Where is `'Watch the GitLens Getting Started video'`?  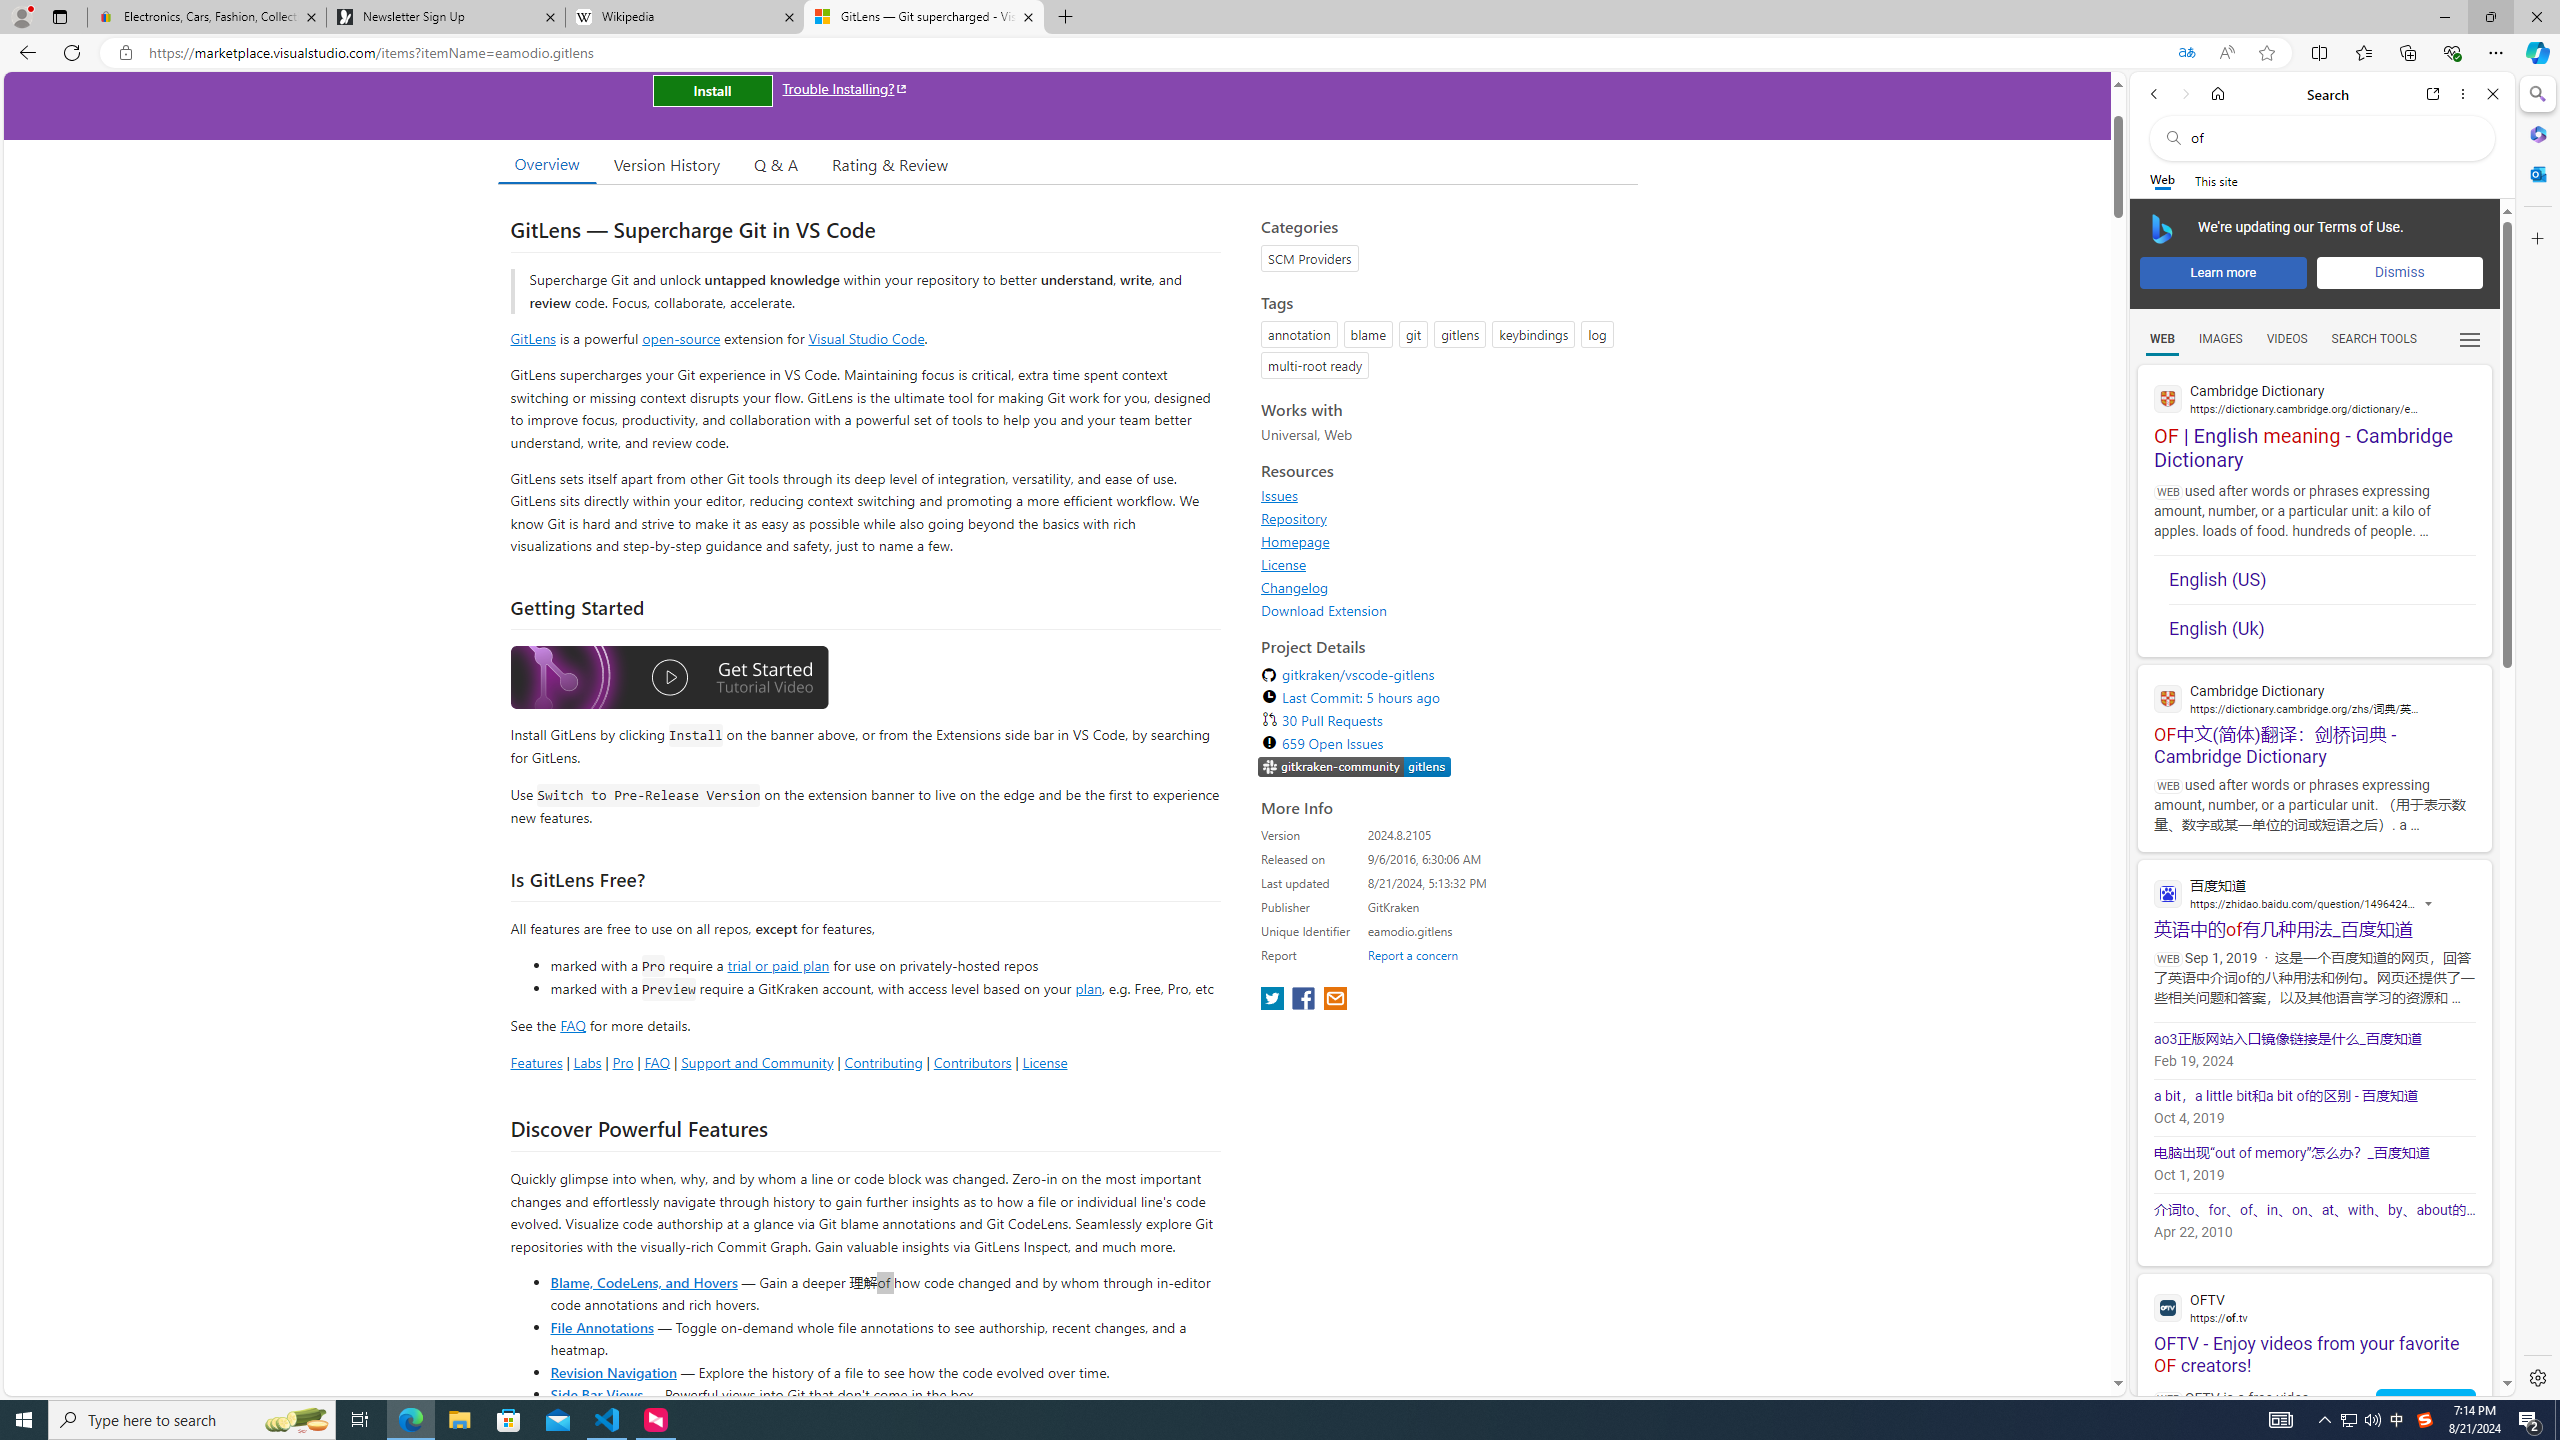
'Watch the GitLens Getting Started video' is located at coordinates (668, 677).